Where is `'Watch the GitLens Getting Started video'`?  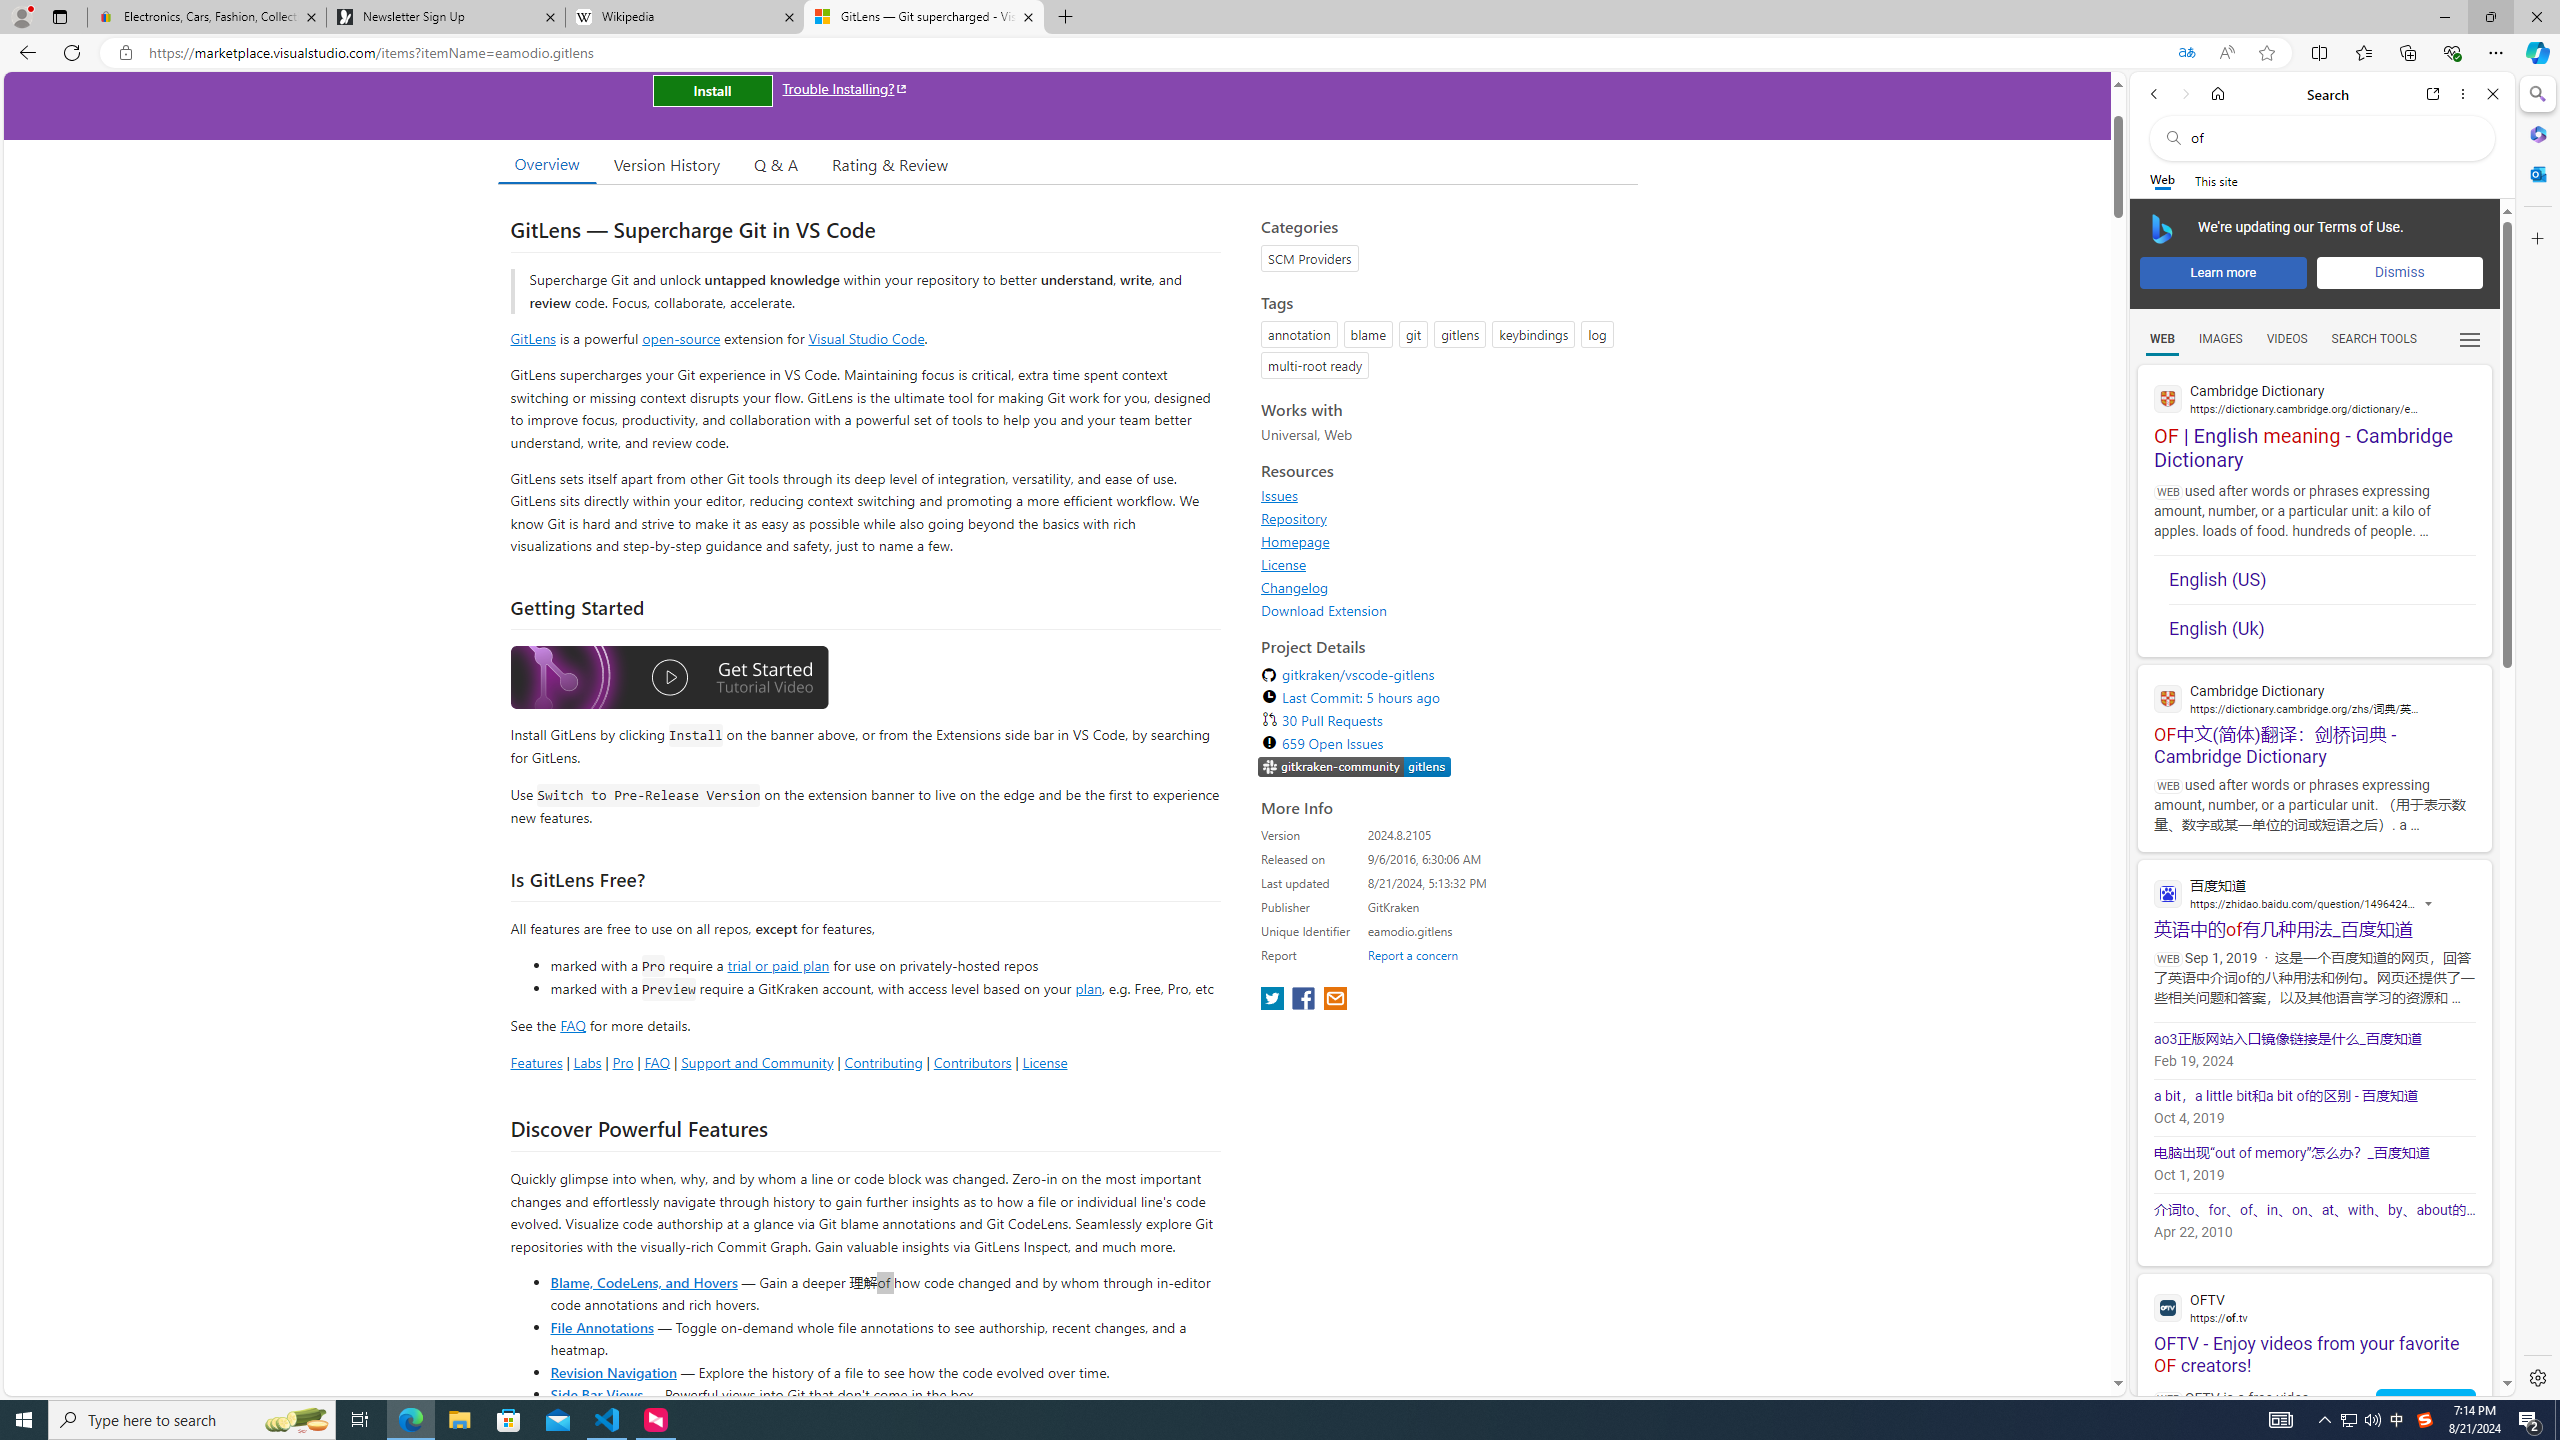
'Watch the GitLens Getting Started video' is located at coordinates (668, 677).